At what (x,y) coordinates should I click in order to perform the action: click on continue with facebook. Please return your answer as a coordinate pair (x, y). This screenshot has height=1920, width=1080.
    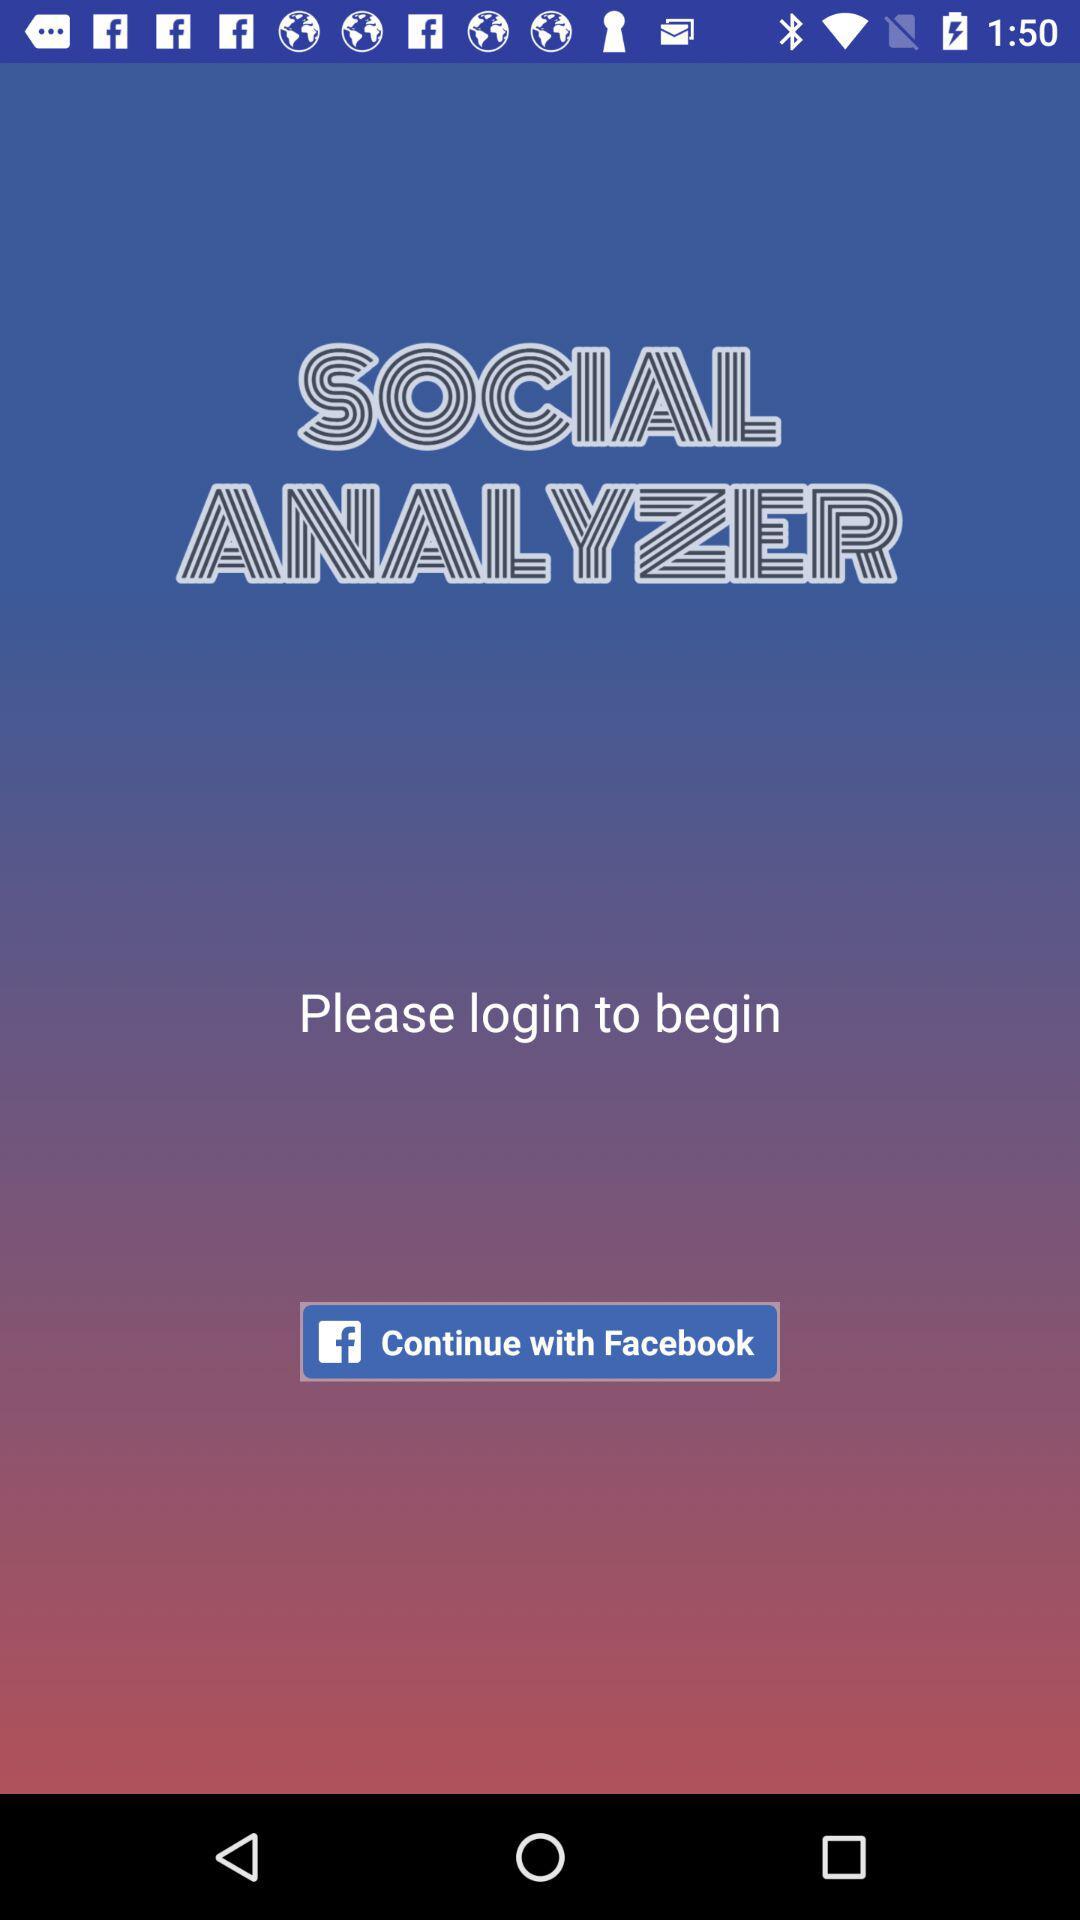
    Looking at the image, I should click on (540, 1341).